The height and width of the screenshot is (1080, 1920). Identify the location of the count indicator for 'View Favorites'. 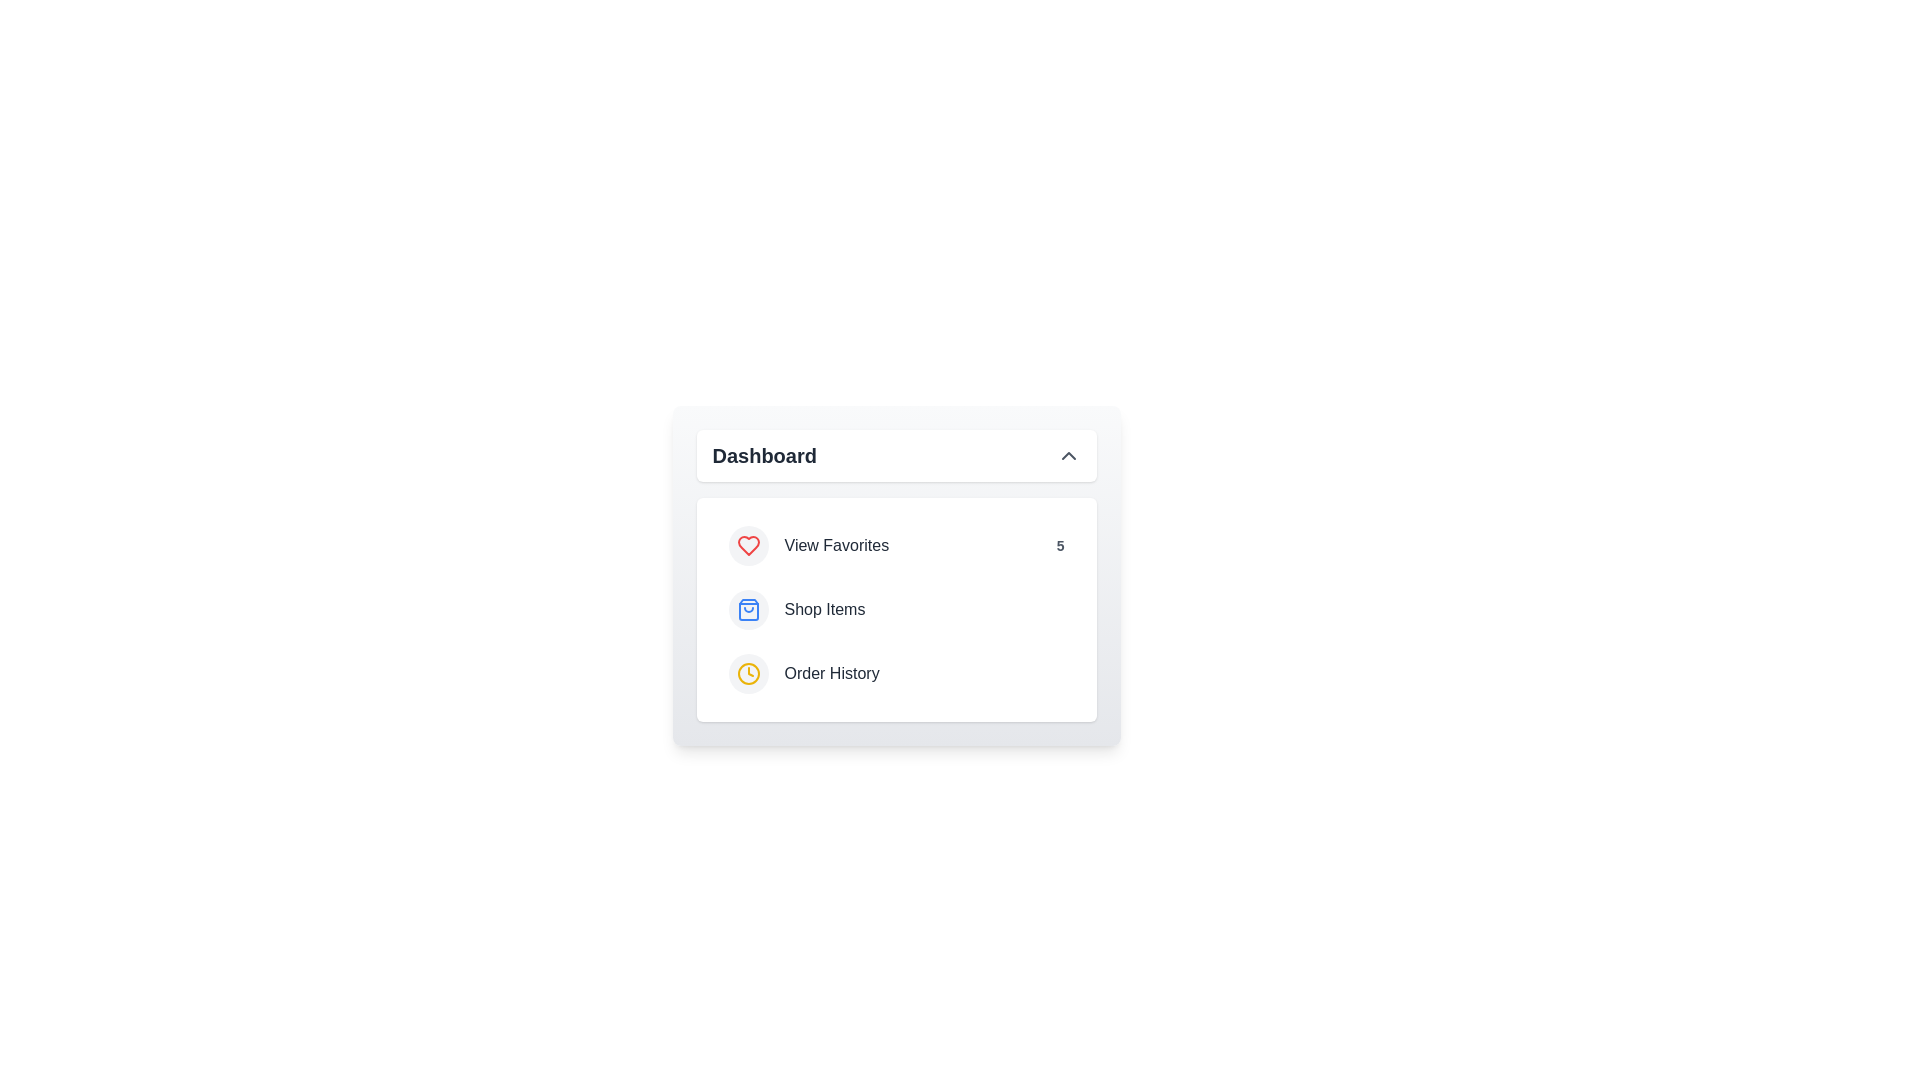
(1059, 546).